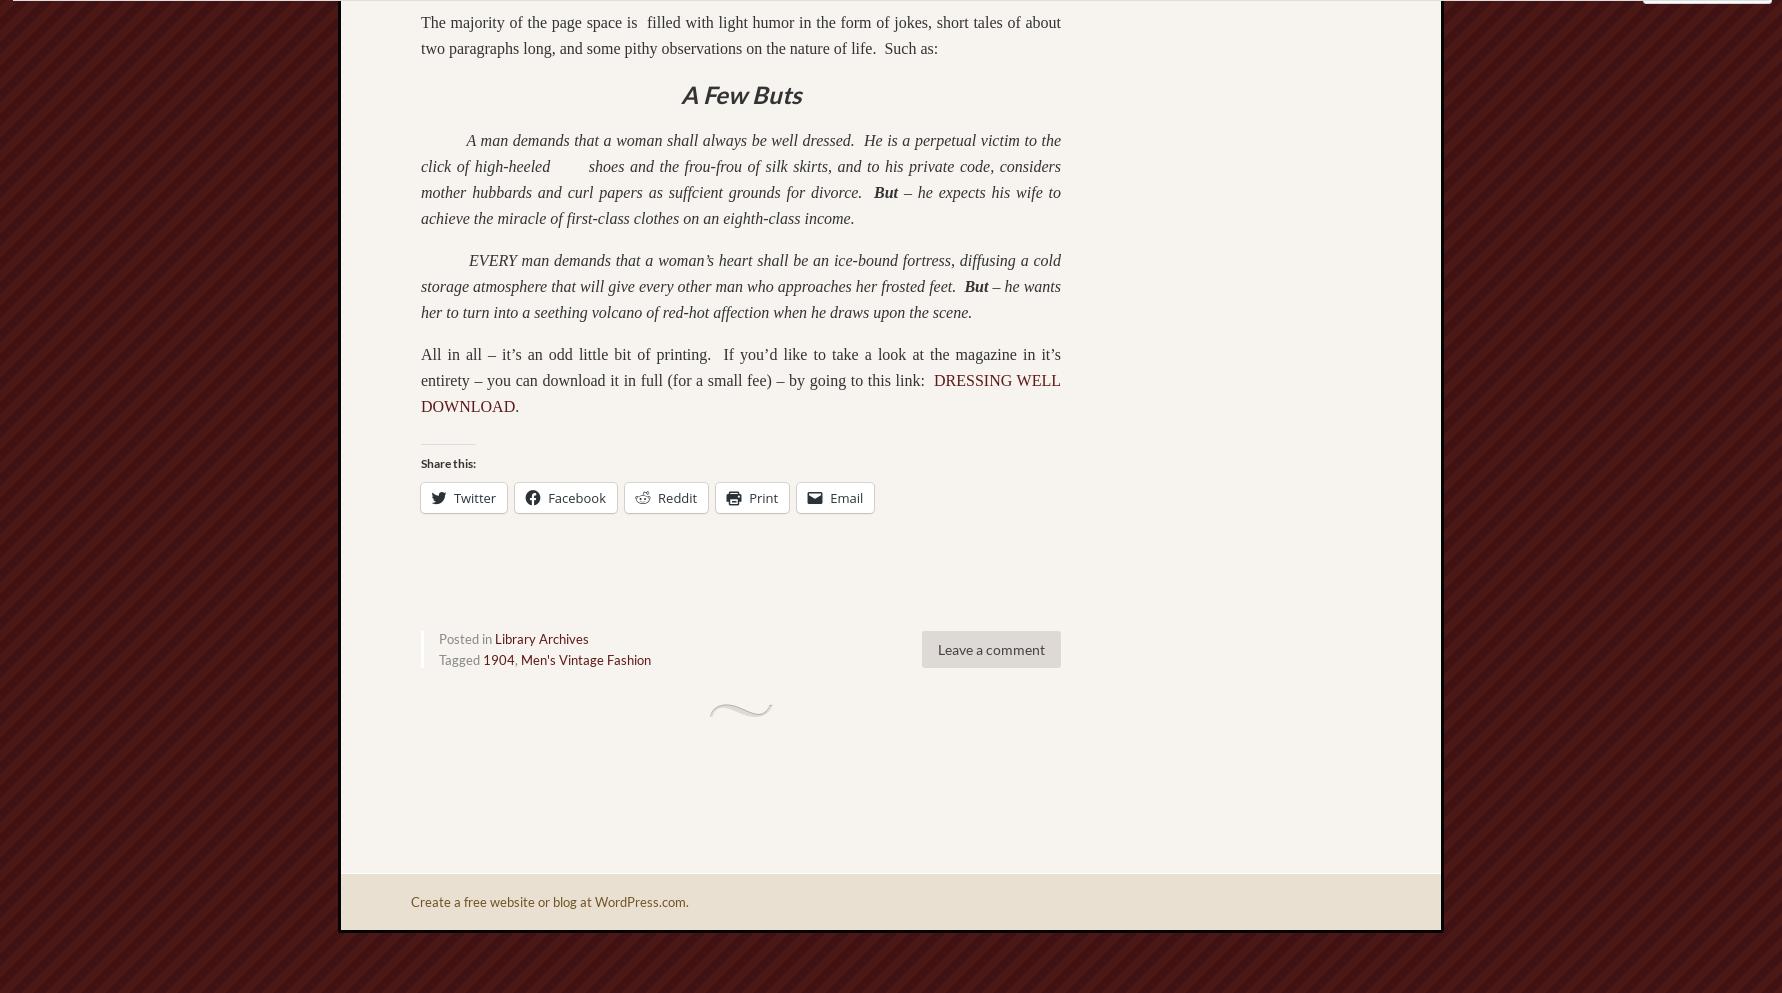 Image resolution: width=1782 pixels, height=993 pixels. I want to click on 'Men's Vintage Fashion', so click(520, 658).